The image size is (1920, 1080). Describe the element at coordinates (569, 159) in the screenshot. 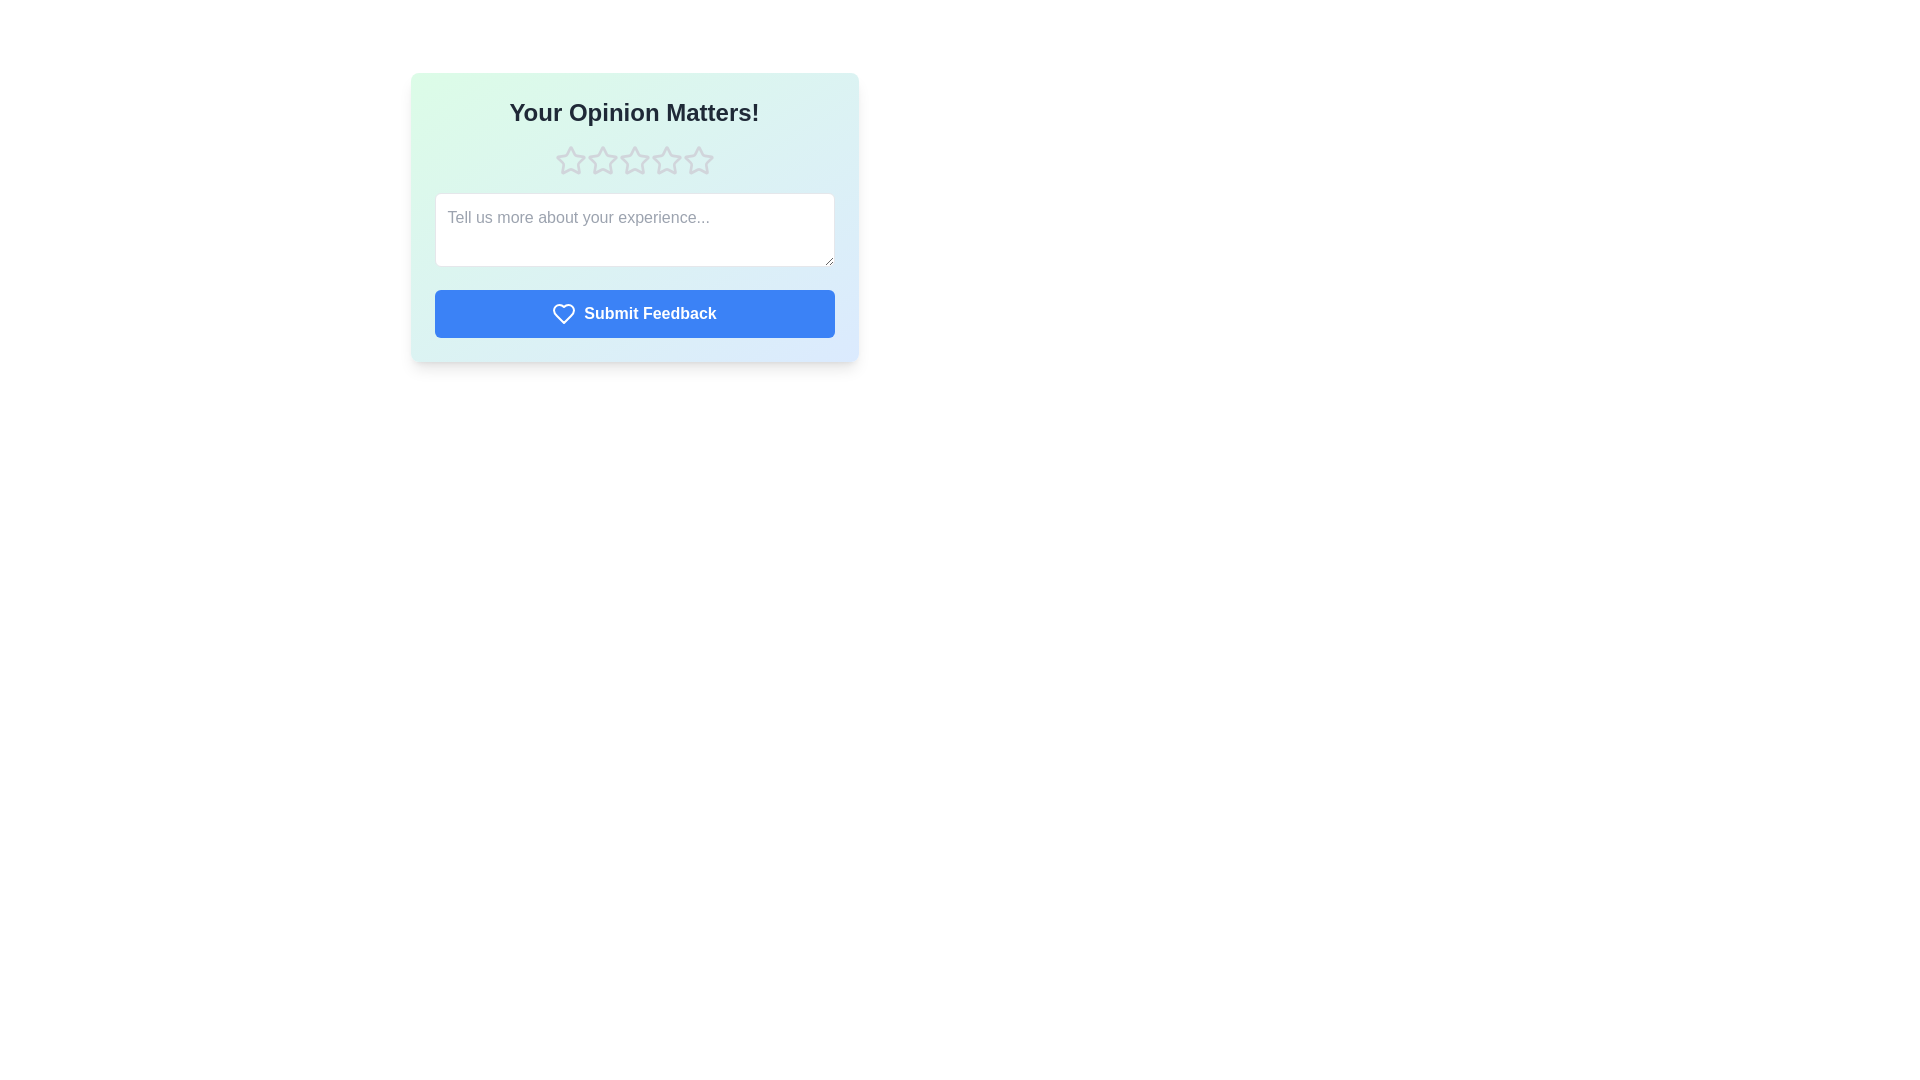

I see `towards the leftmost Rating Star Icon, which is part of a series of five identical star icons located under the text 'Your Opinion Matters!' in a feedback form` at that location.